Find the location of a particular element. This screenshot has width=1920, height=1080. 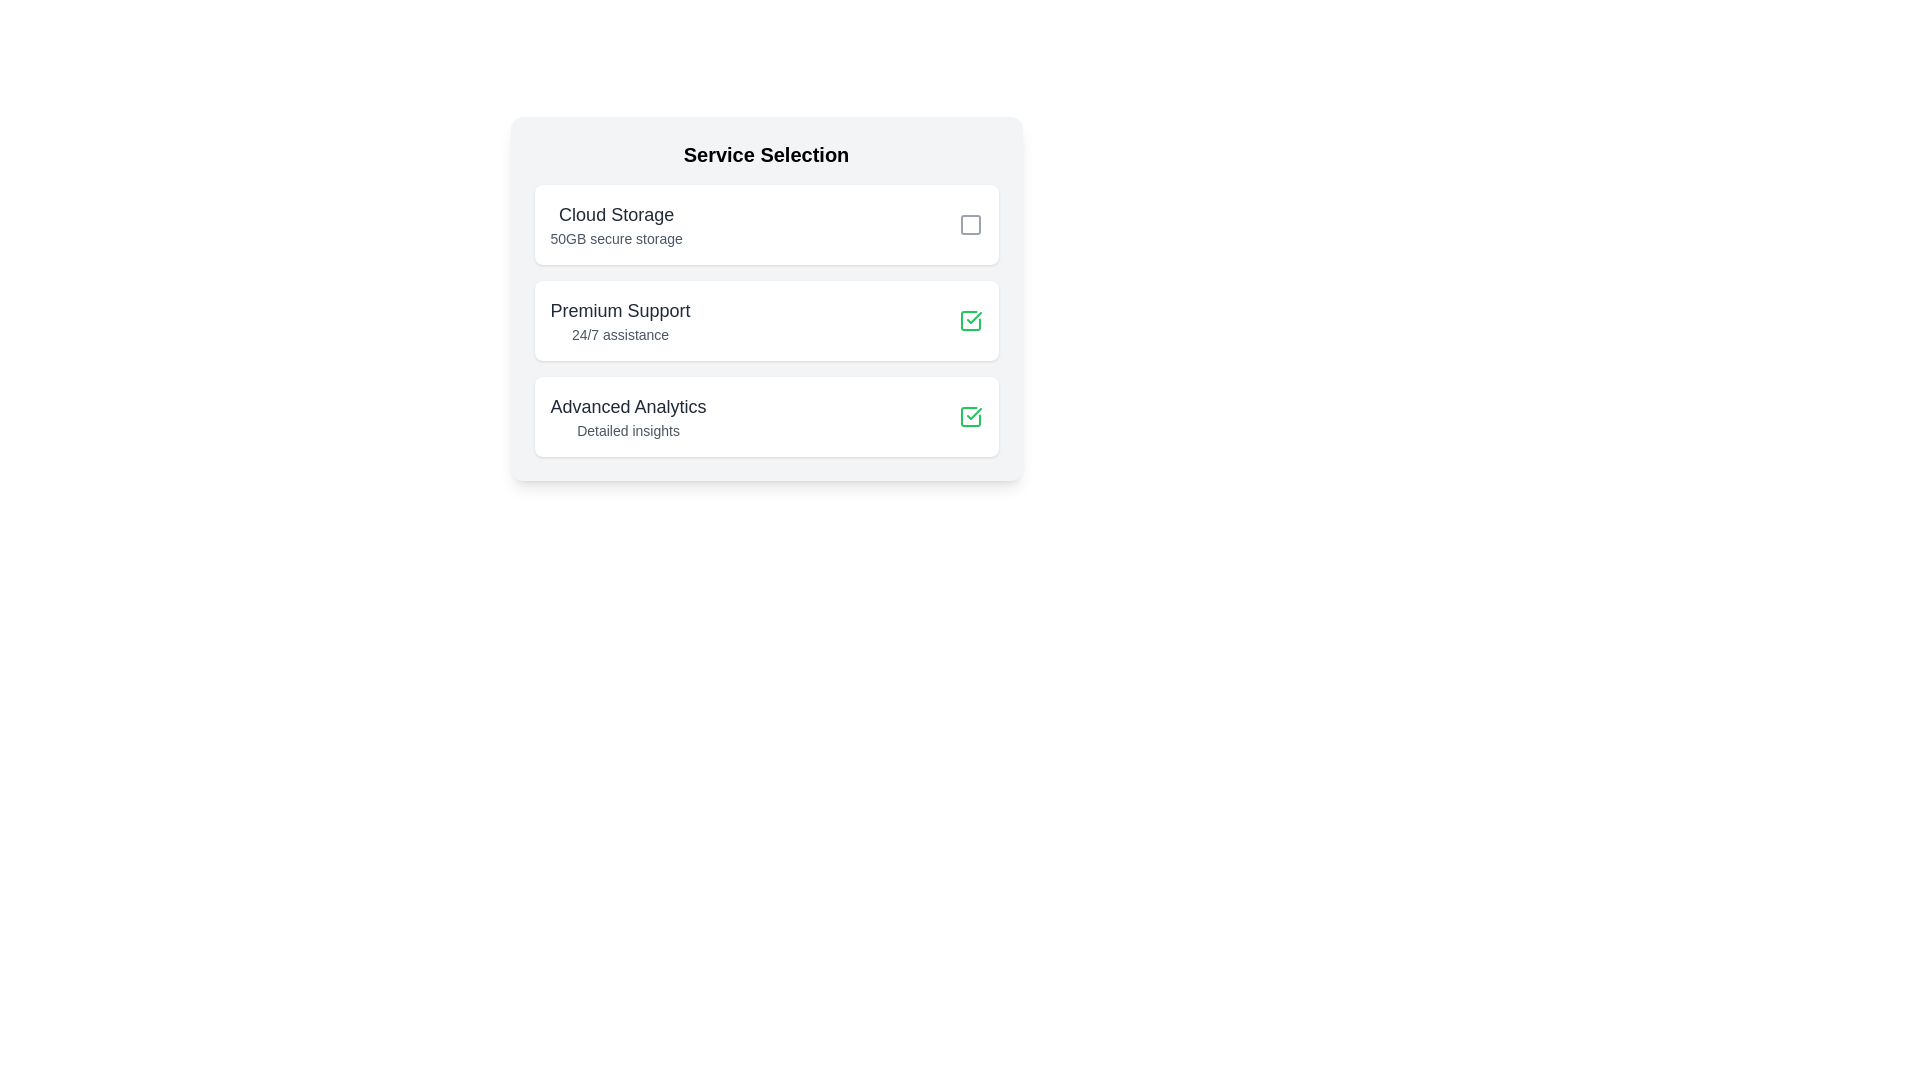

the 'Premium Support' text label, which serves as the title for the service option, located in the second service option of the 'Service Selection' list is located at coordinates (619, 311).